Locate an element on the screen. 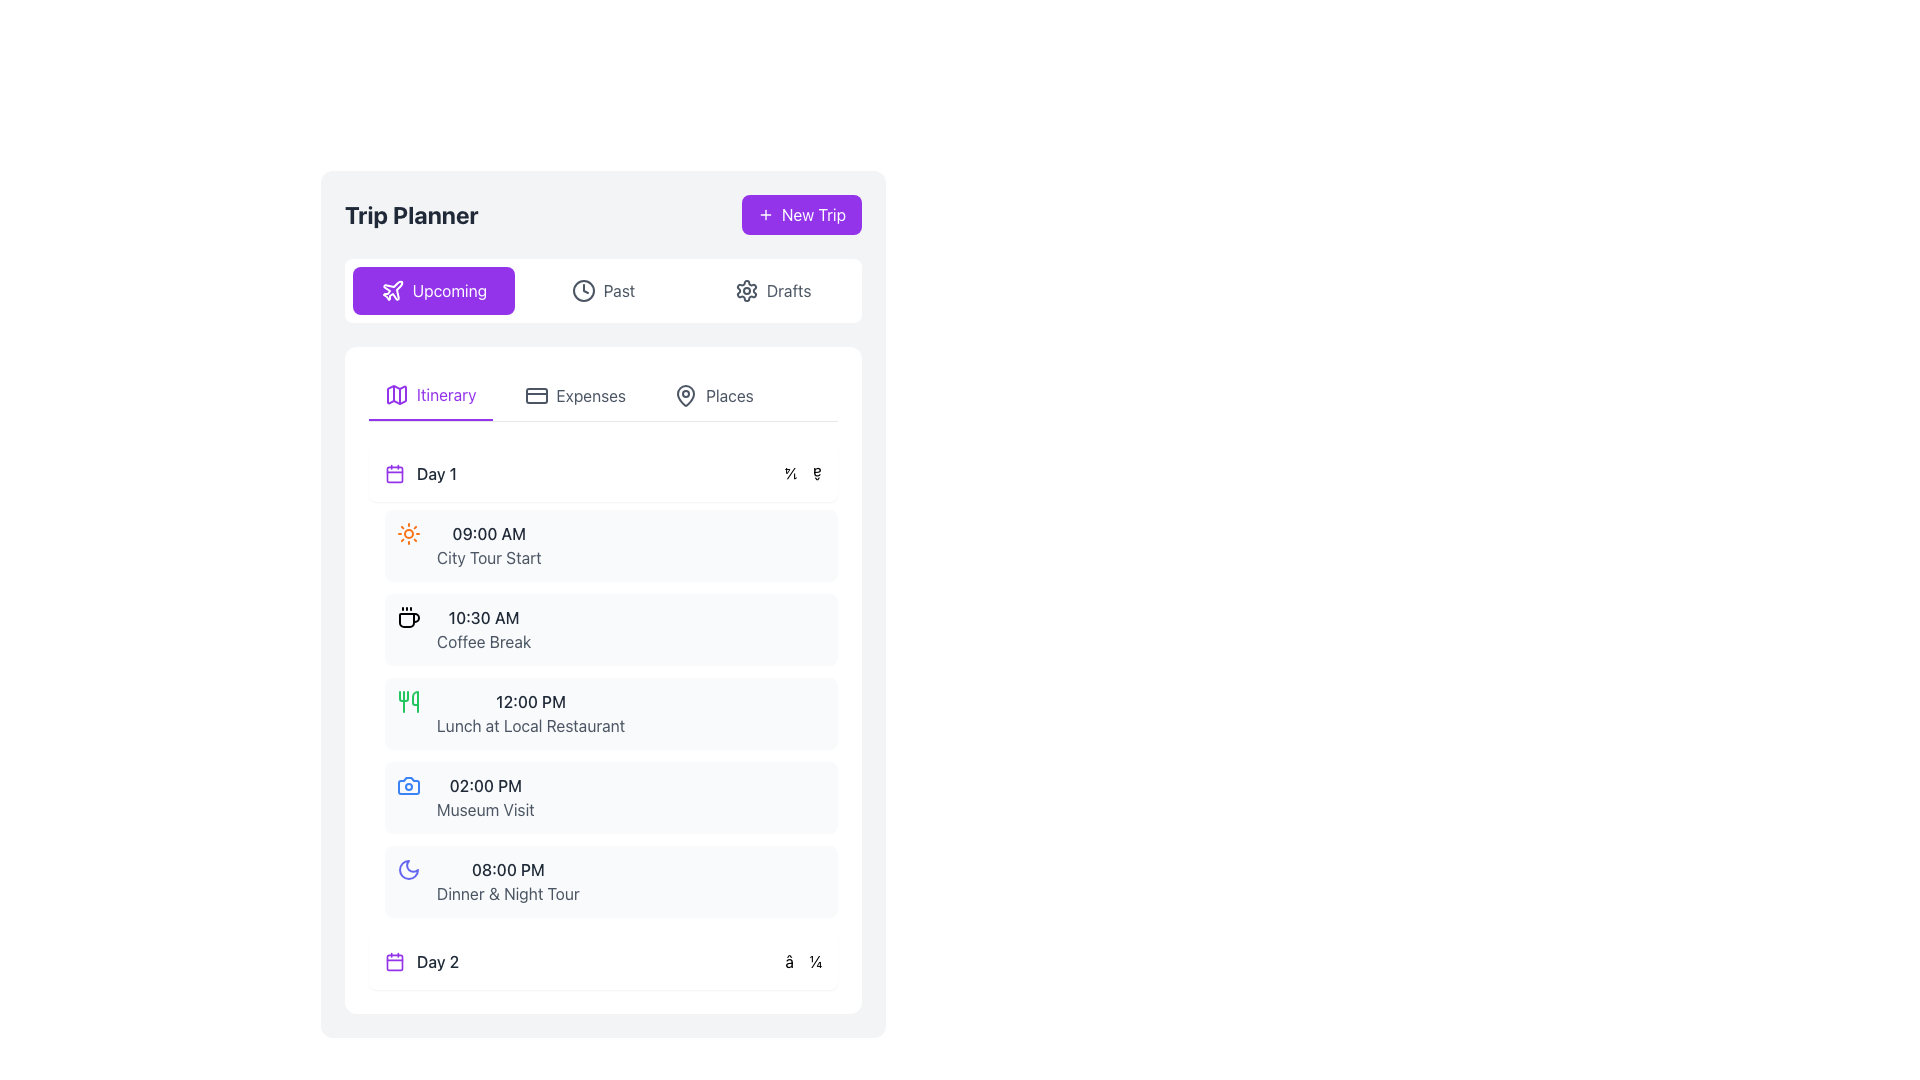  icon representing the 'Museum Visit' event, which signifies photo-related activities, located to the left of the event text at 2:00 PM is located at coordinates (407, 785).